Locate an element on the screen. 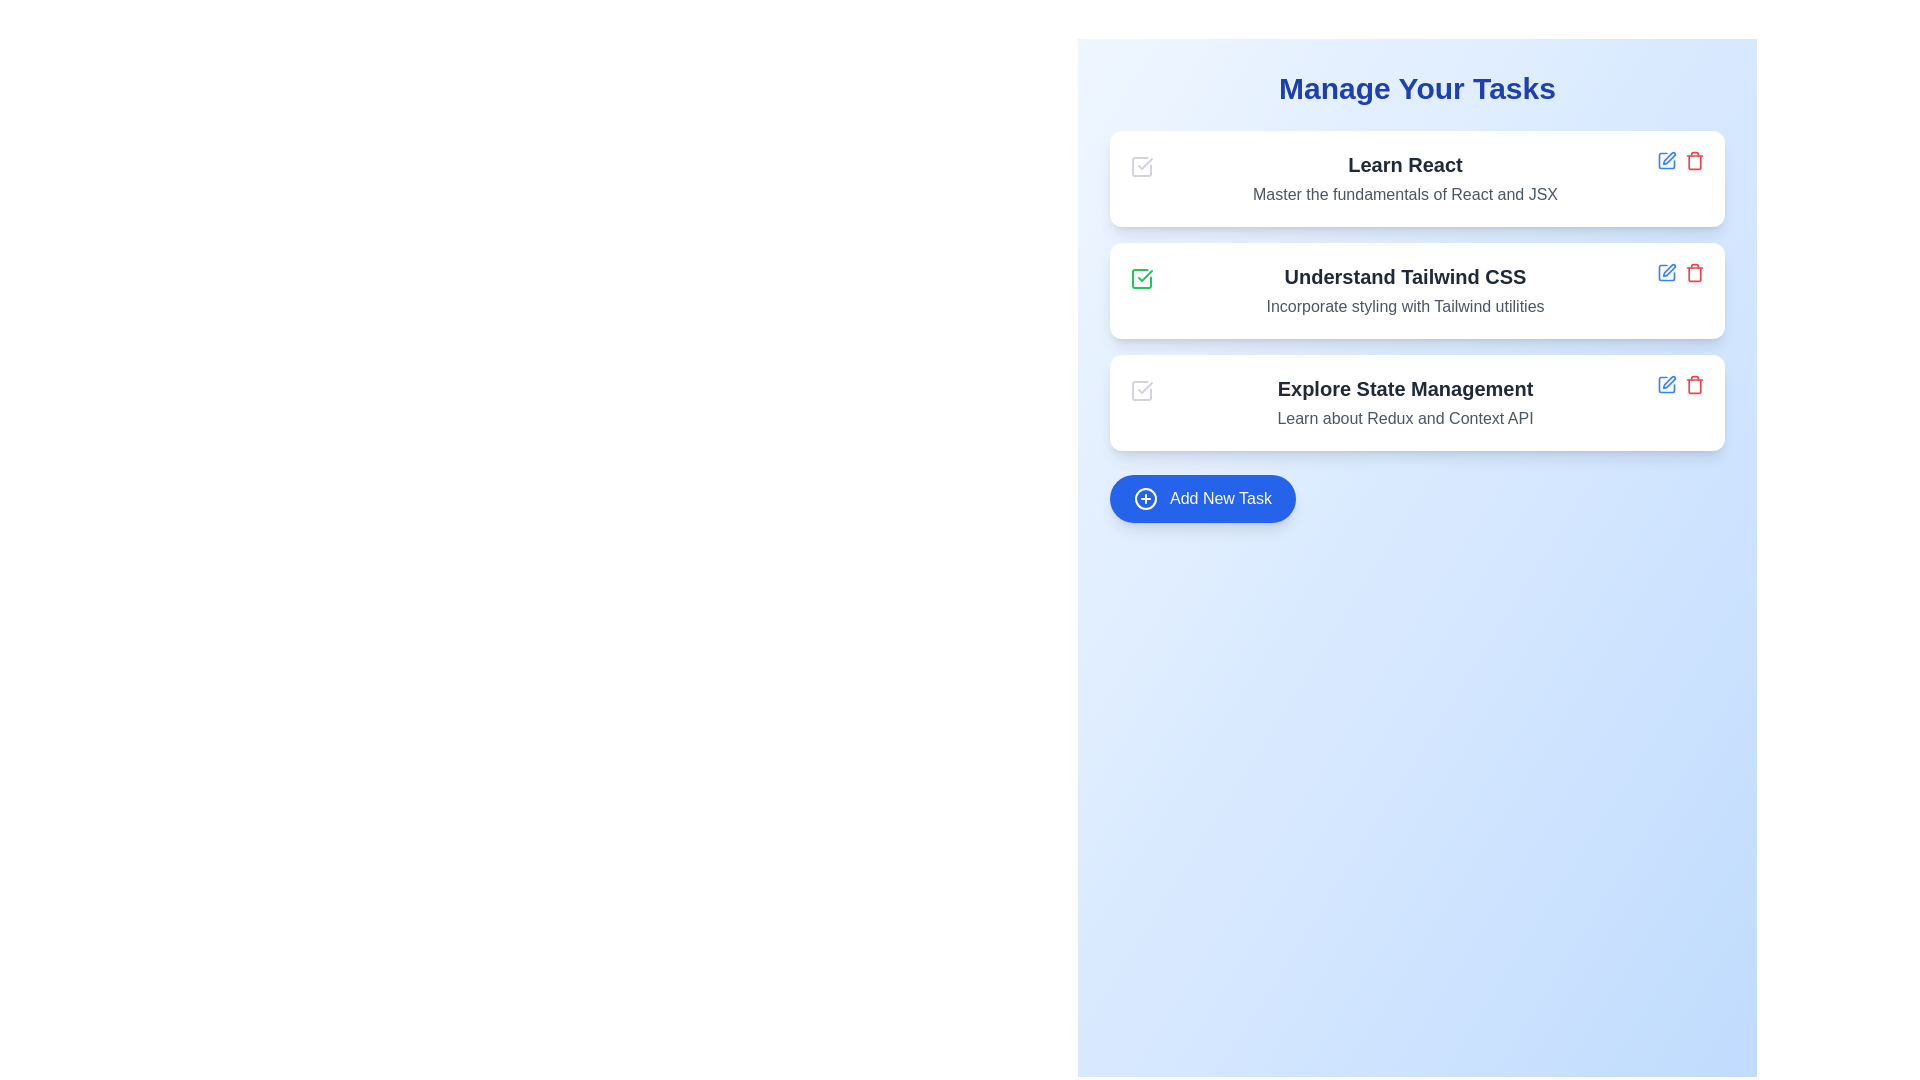  the task title within the structured task item component is located at coordinates (1416, 290).